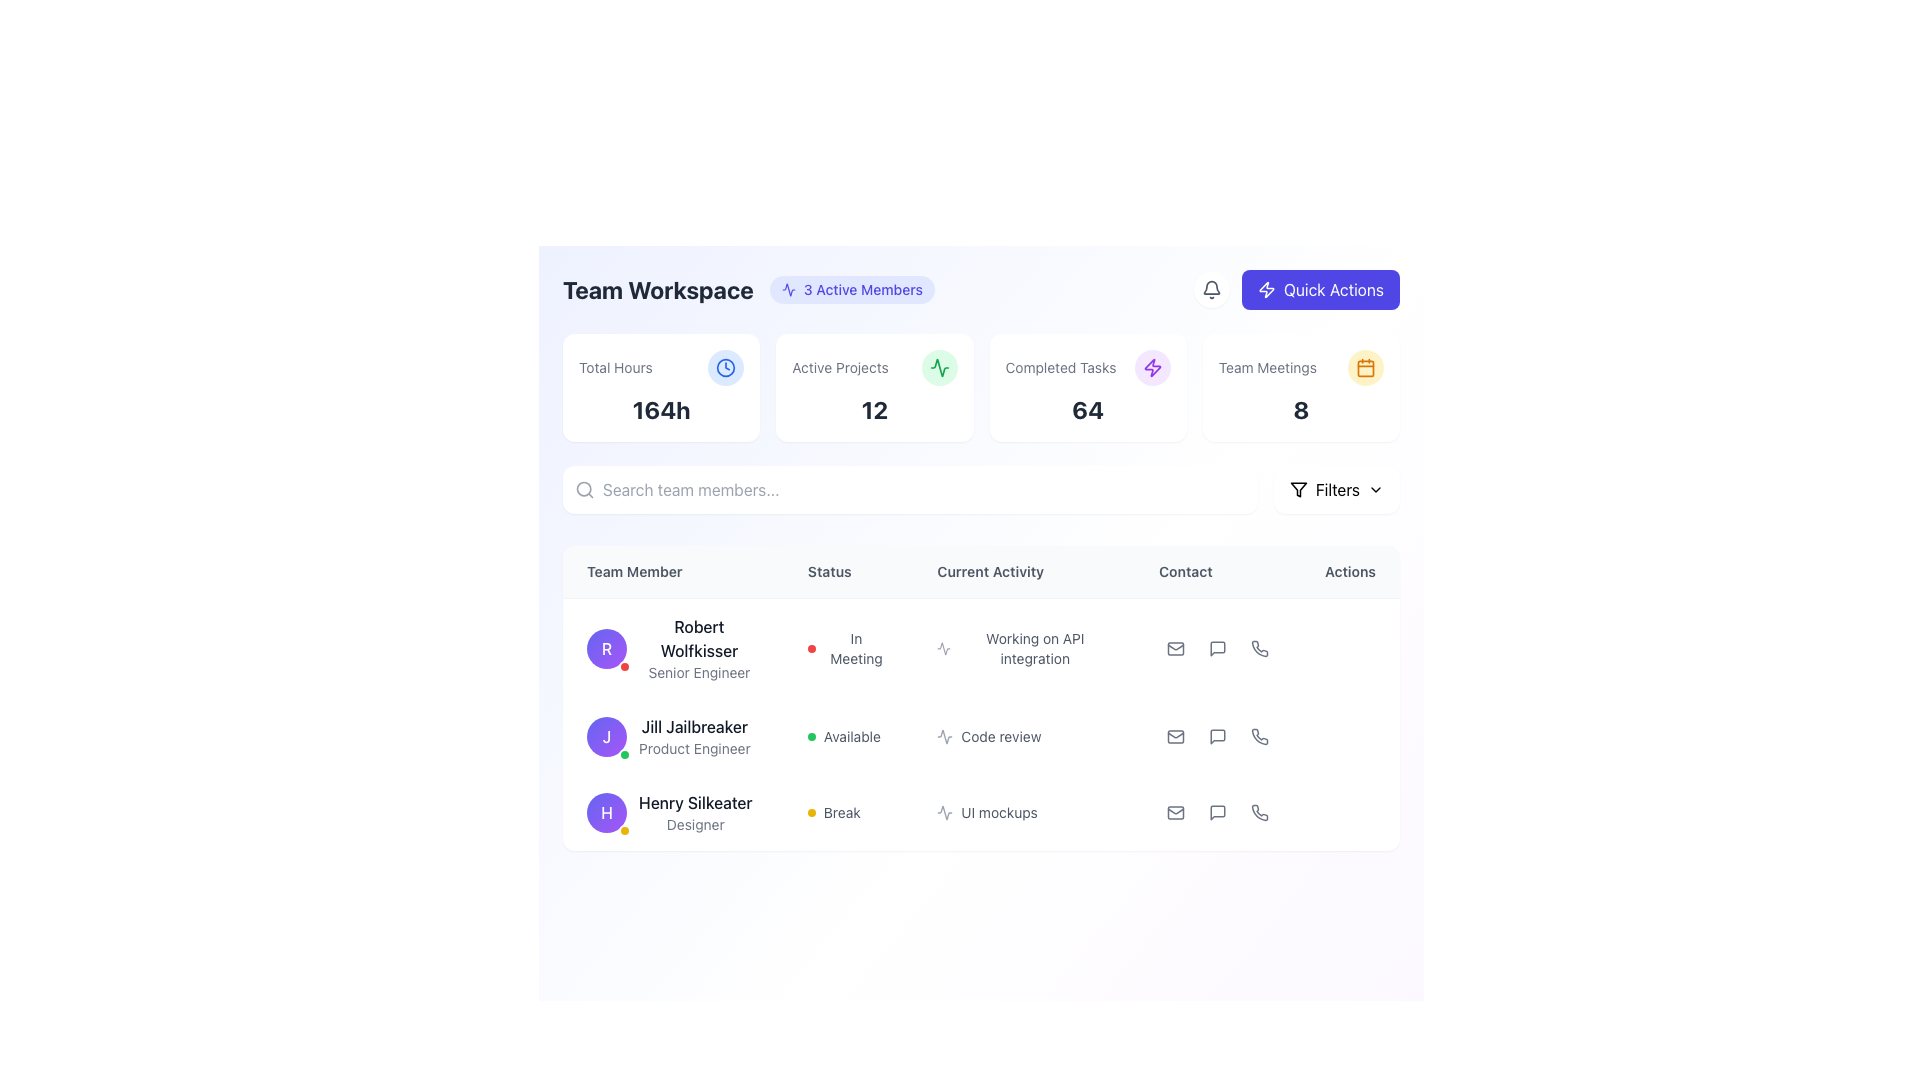 This screenshot has height=1080, width=1920. I want to click on the text label displaying 'Senior Engineer', which is positioned below 'Robert Wolfkisser' in the Team Workspace interface, so click(699, 672).